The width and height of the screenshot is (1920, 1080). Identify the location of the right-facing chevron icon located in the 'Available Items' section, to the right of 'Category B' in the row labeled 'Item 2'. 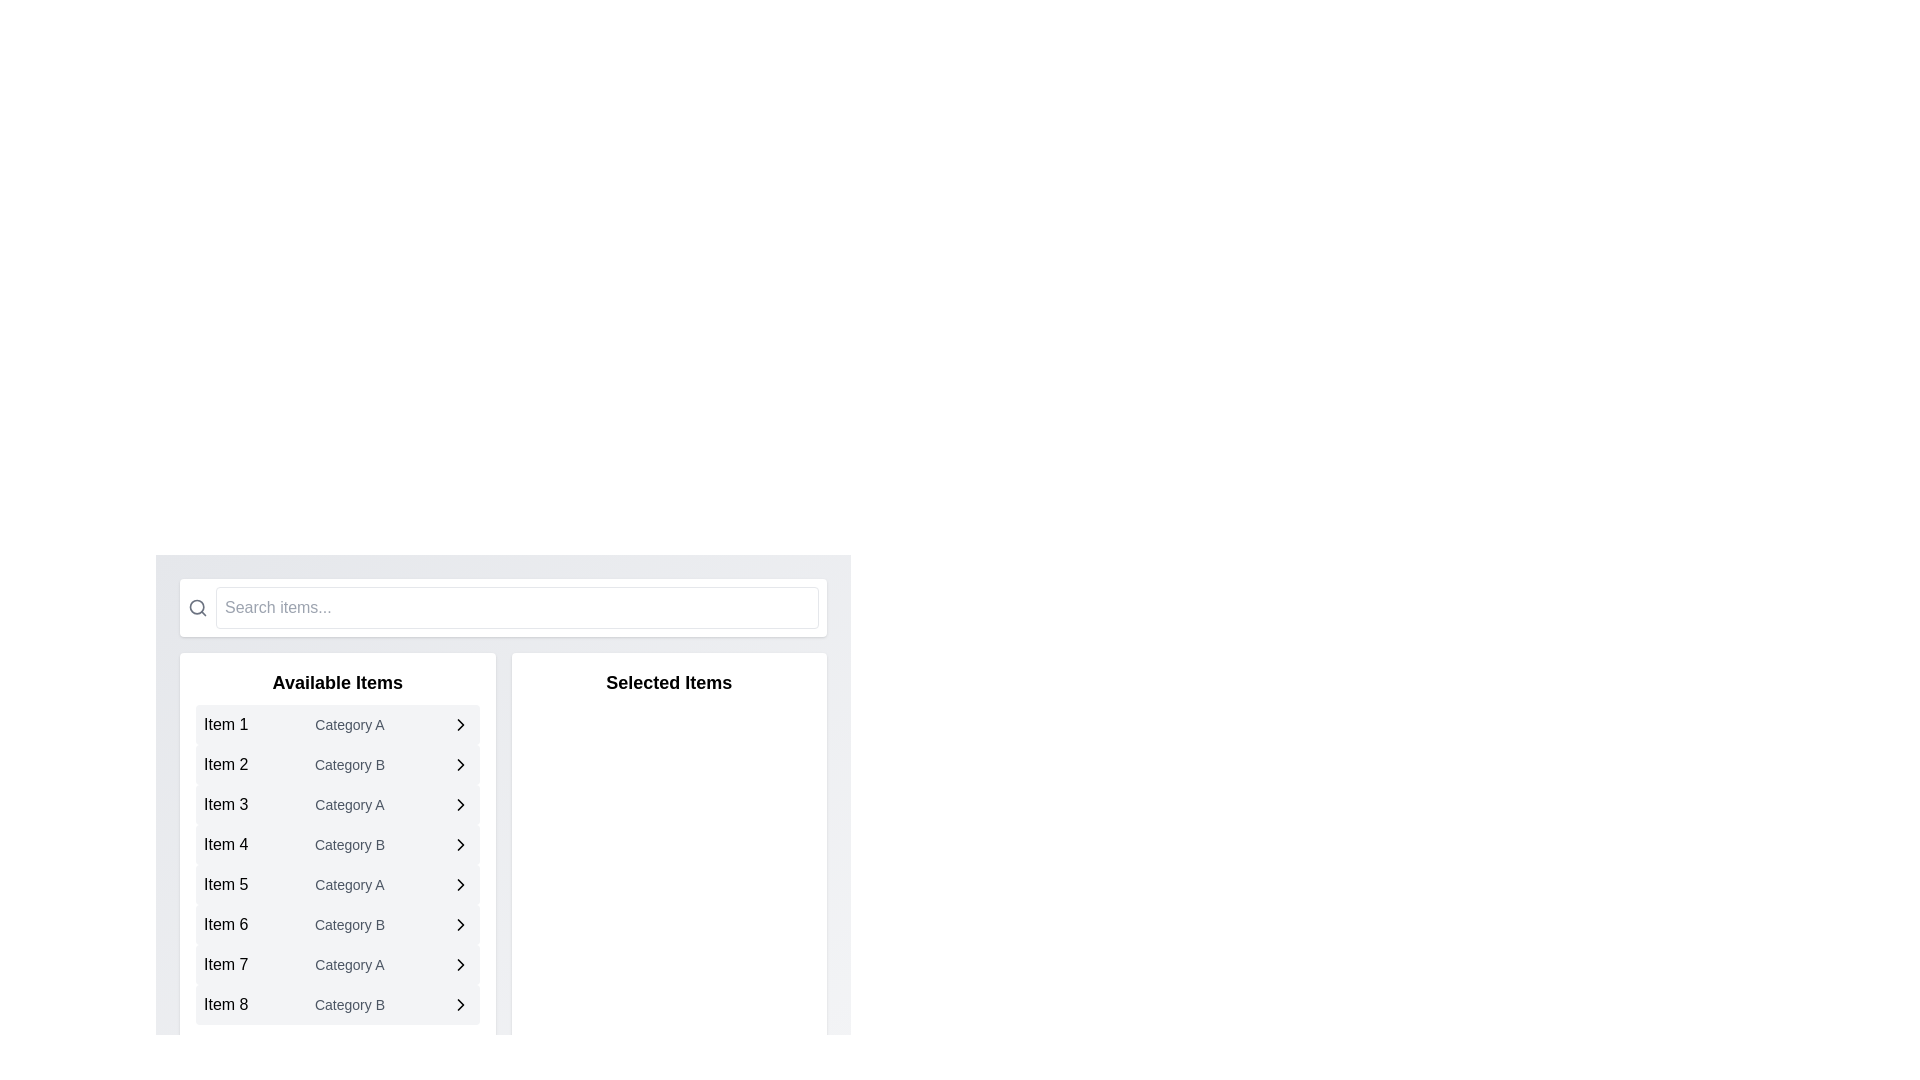
(460, 764).